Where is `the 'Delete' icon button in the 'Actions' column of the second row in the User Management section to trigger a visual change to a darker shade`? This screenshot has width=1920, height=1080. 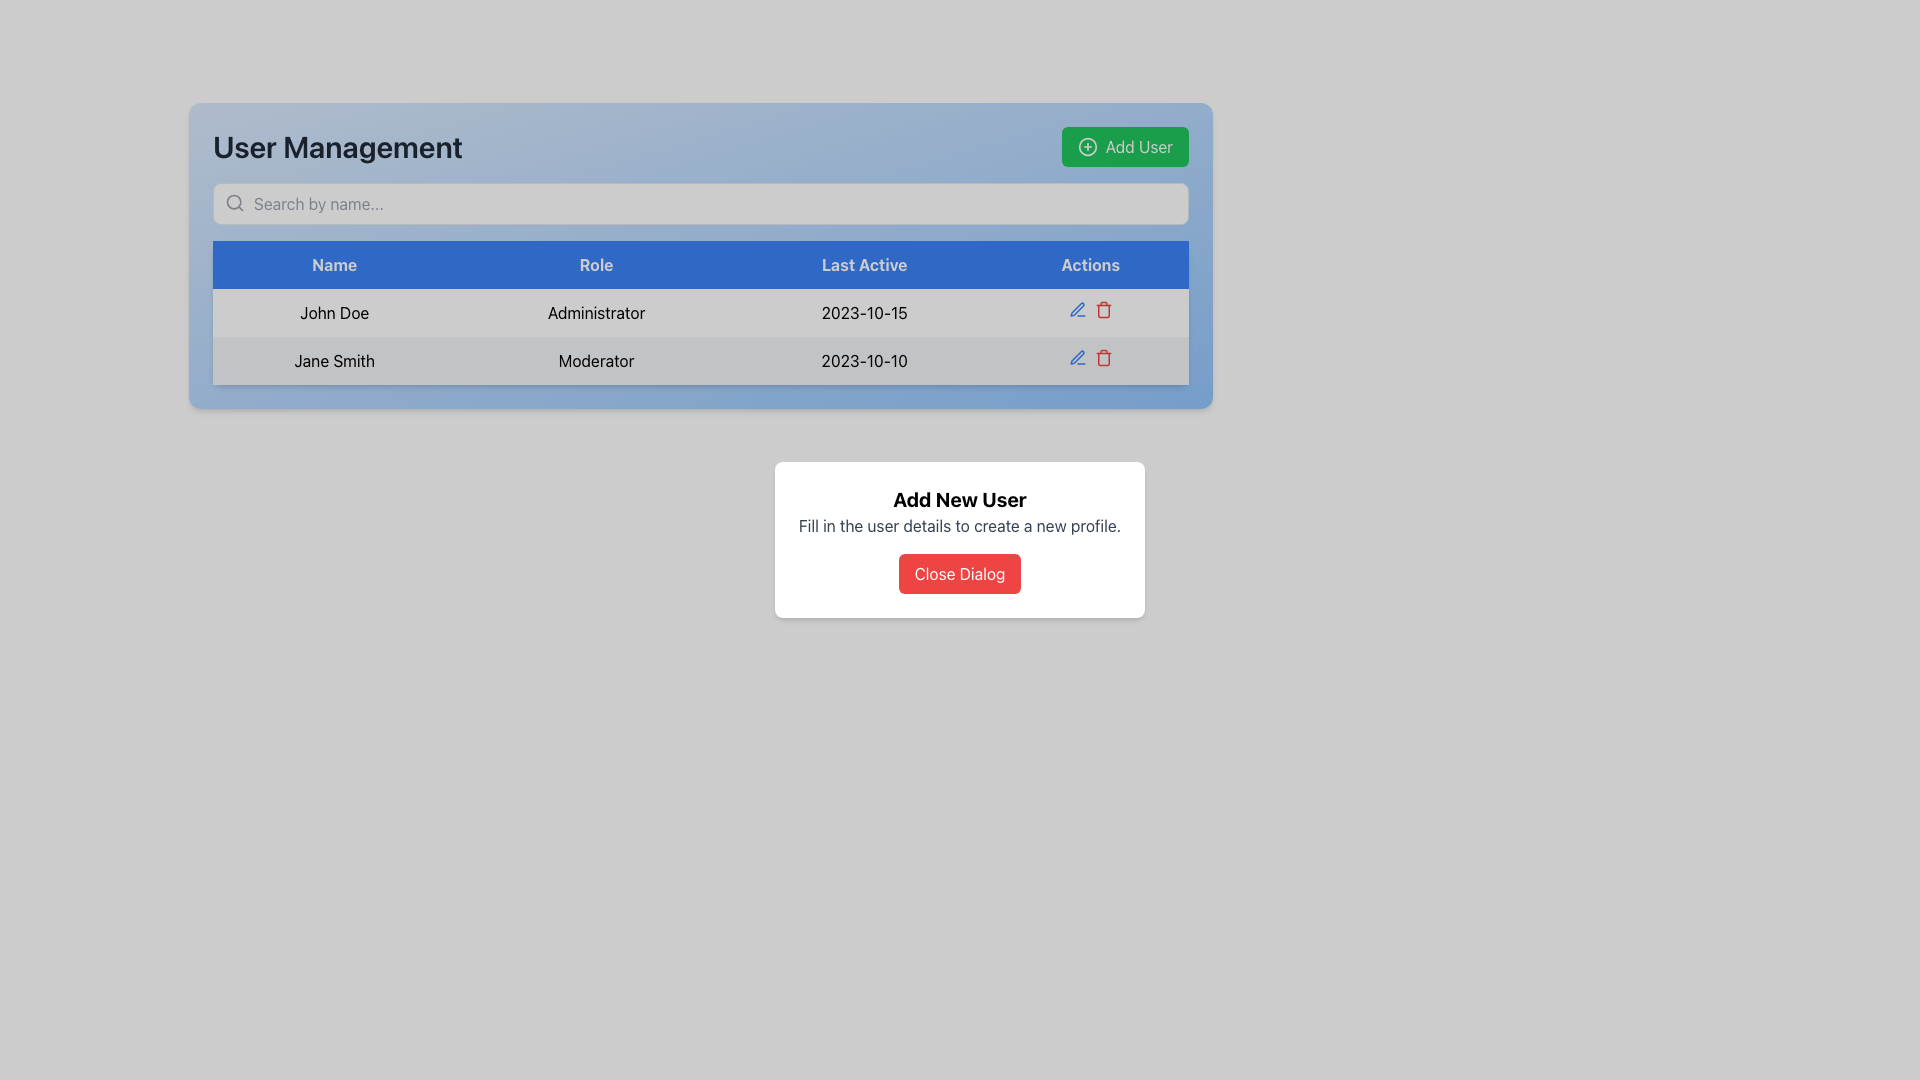
the 'Delete' icon button in the 'Actions' column of the second row in the User Management section to trigger a visual change to a darker shade is located at coordinates (1102, 309).